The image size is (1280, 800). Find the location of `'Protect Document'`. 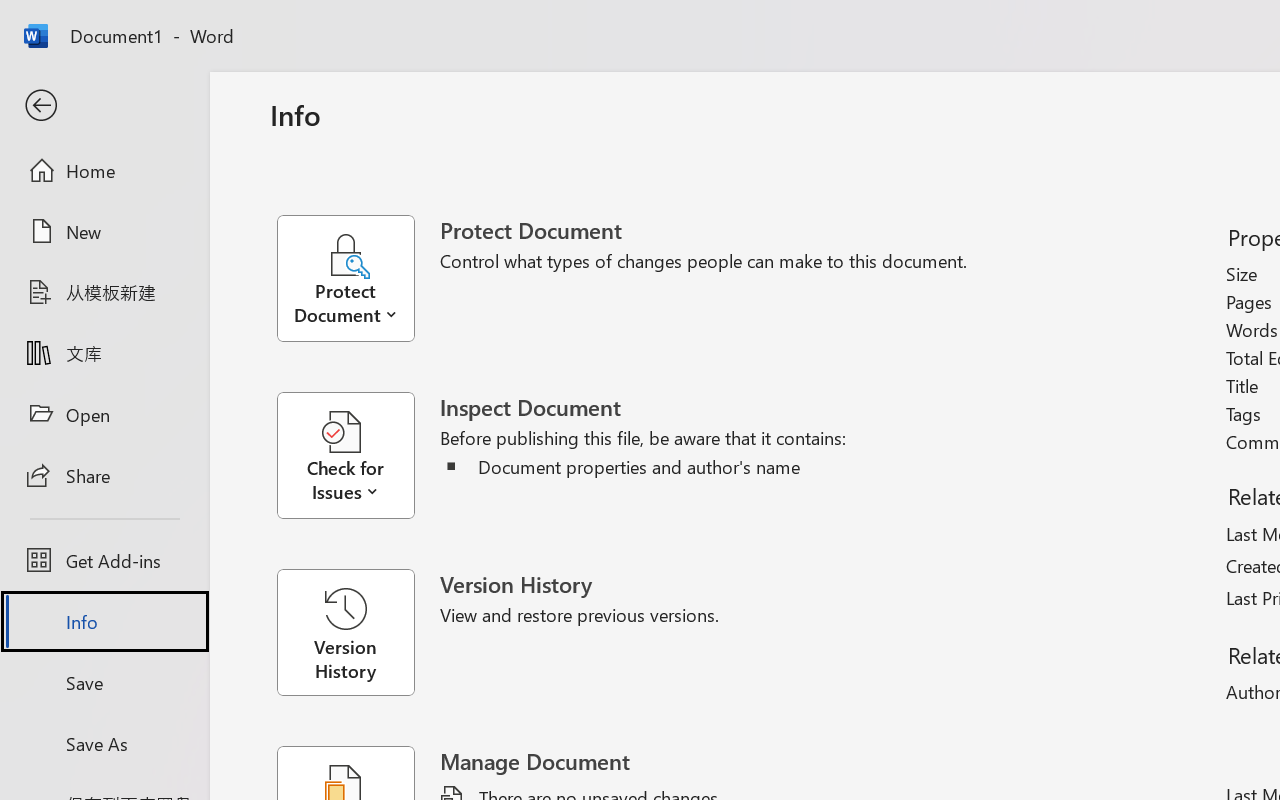

'Protect Document' is located at coordinates (358, 278).